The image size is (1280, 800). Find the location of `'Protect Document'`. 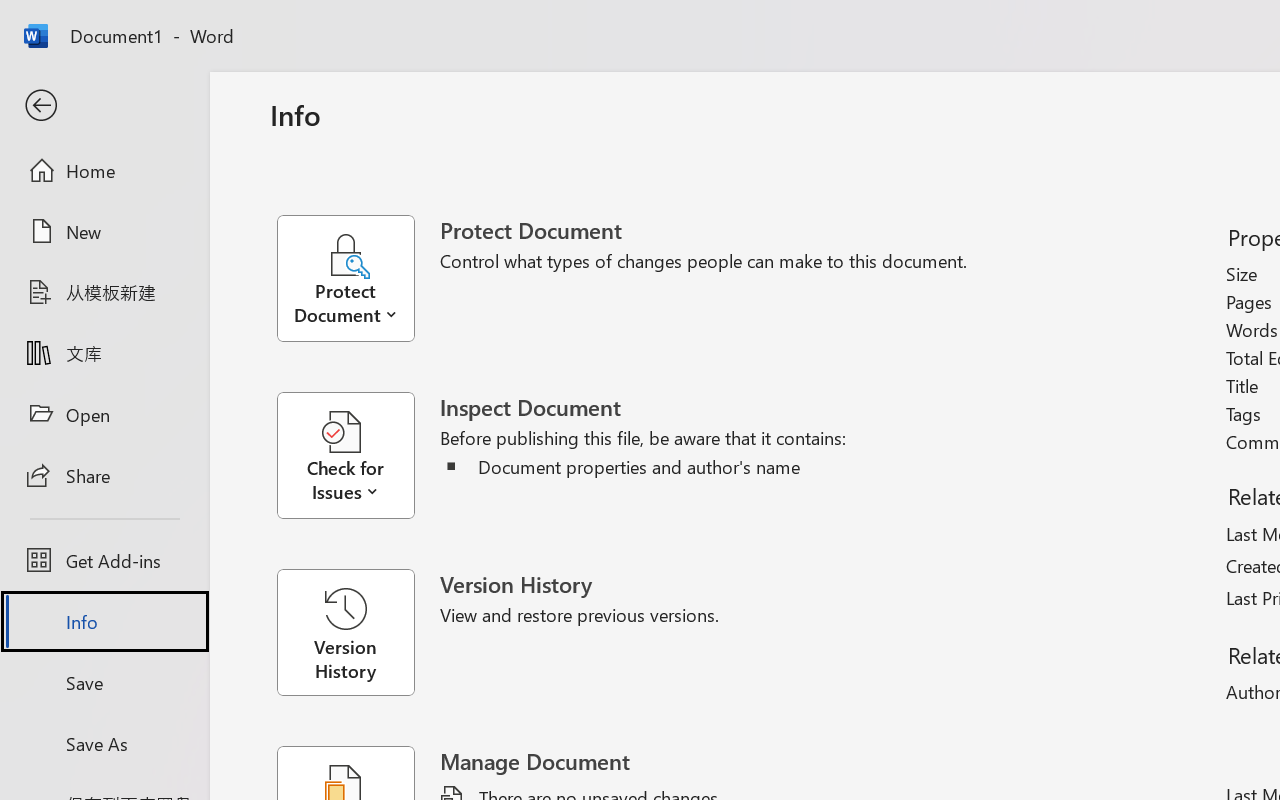

'Protect Document' is located at coordinates (358, 278).